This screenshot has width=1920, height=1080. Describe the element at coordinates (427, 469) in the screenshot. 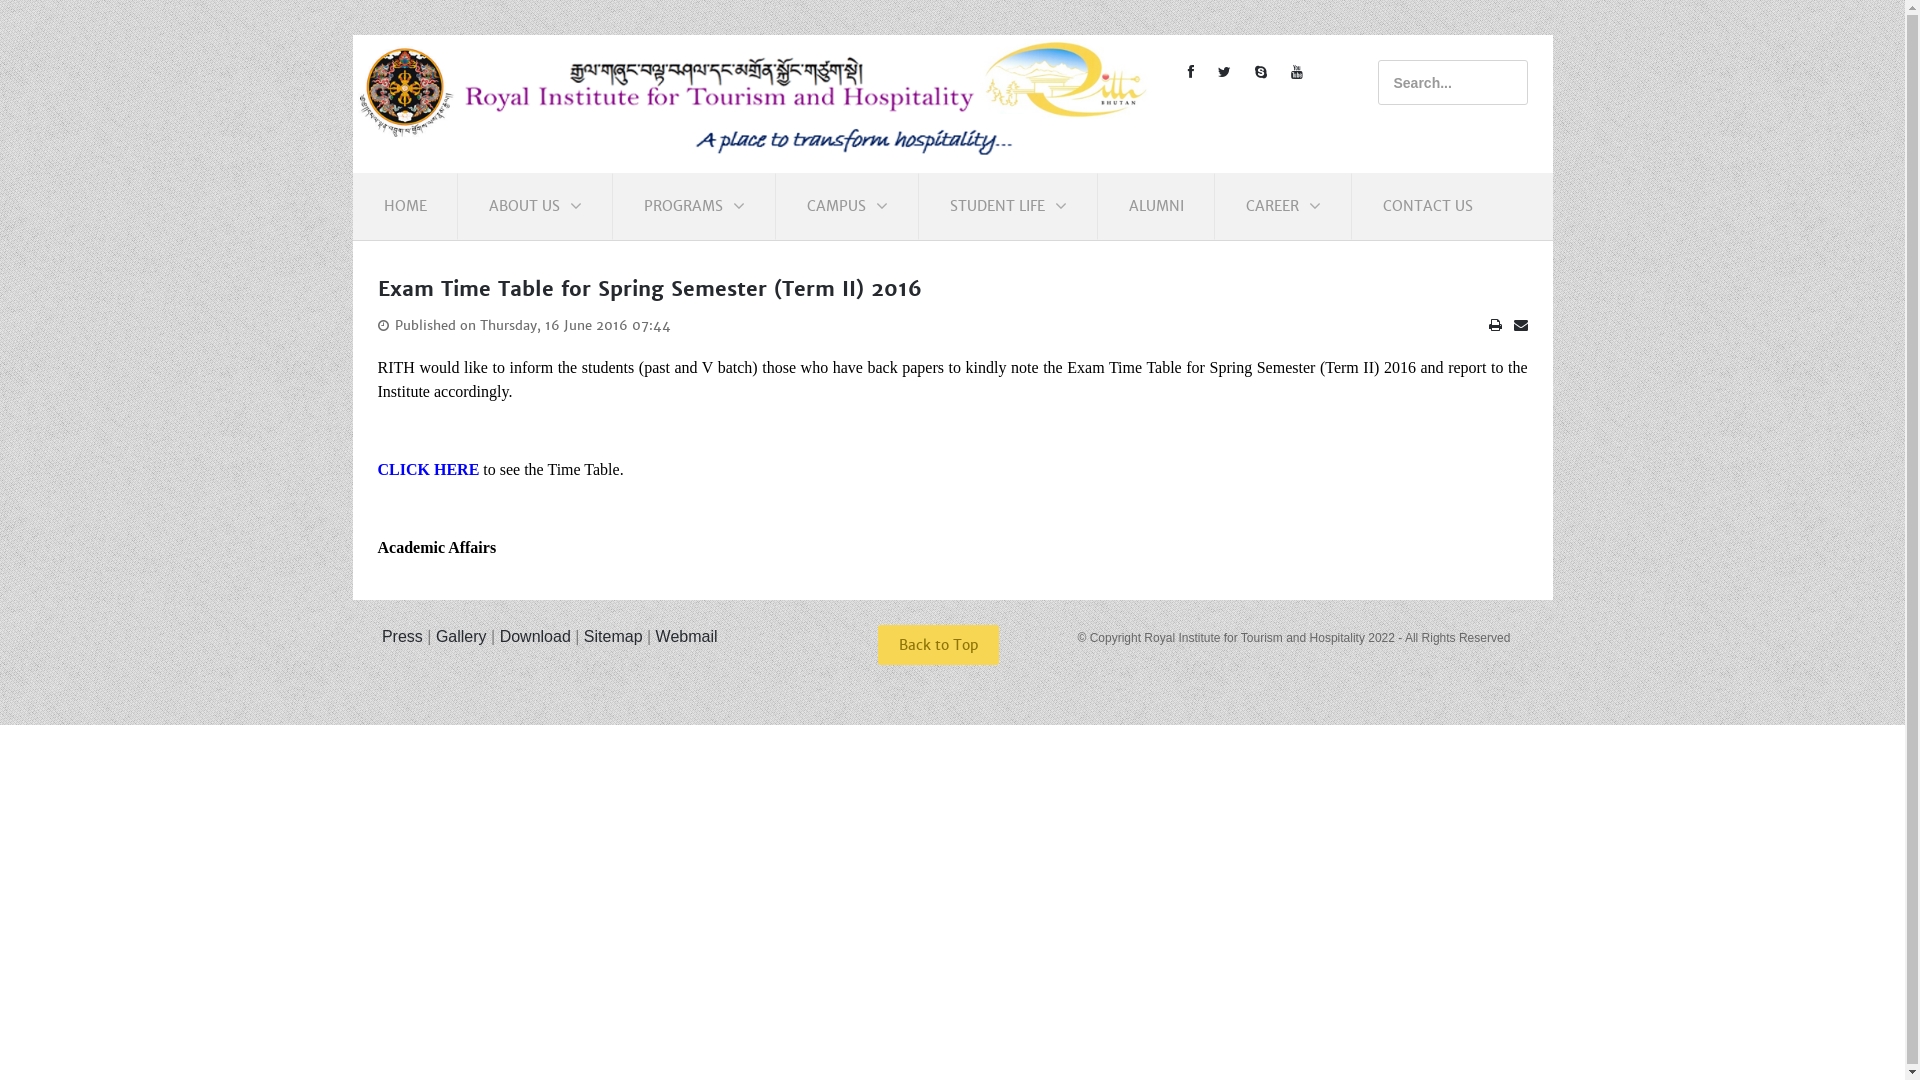

I see `'CLICK HERE'` at that location.